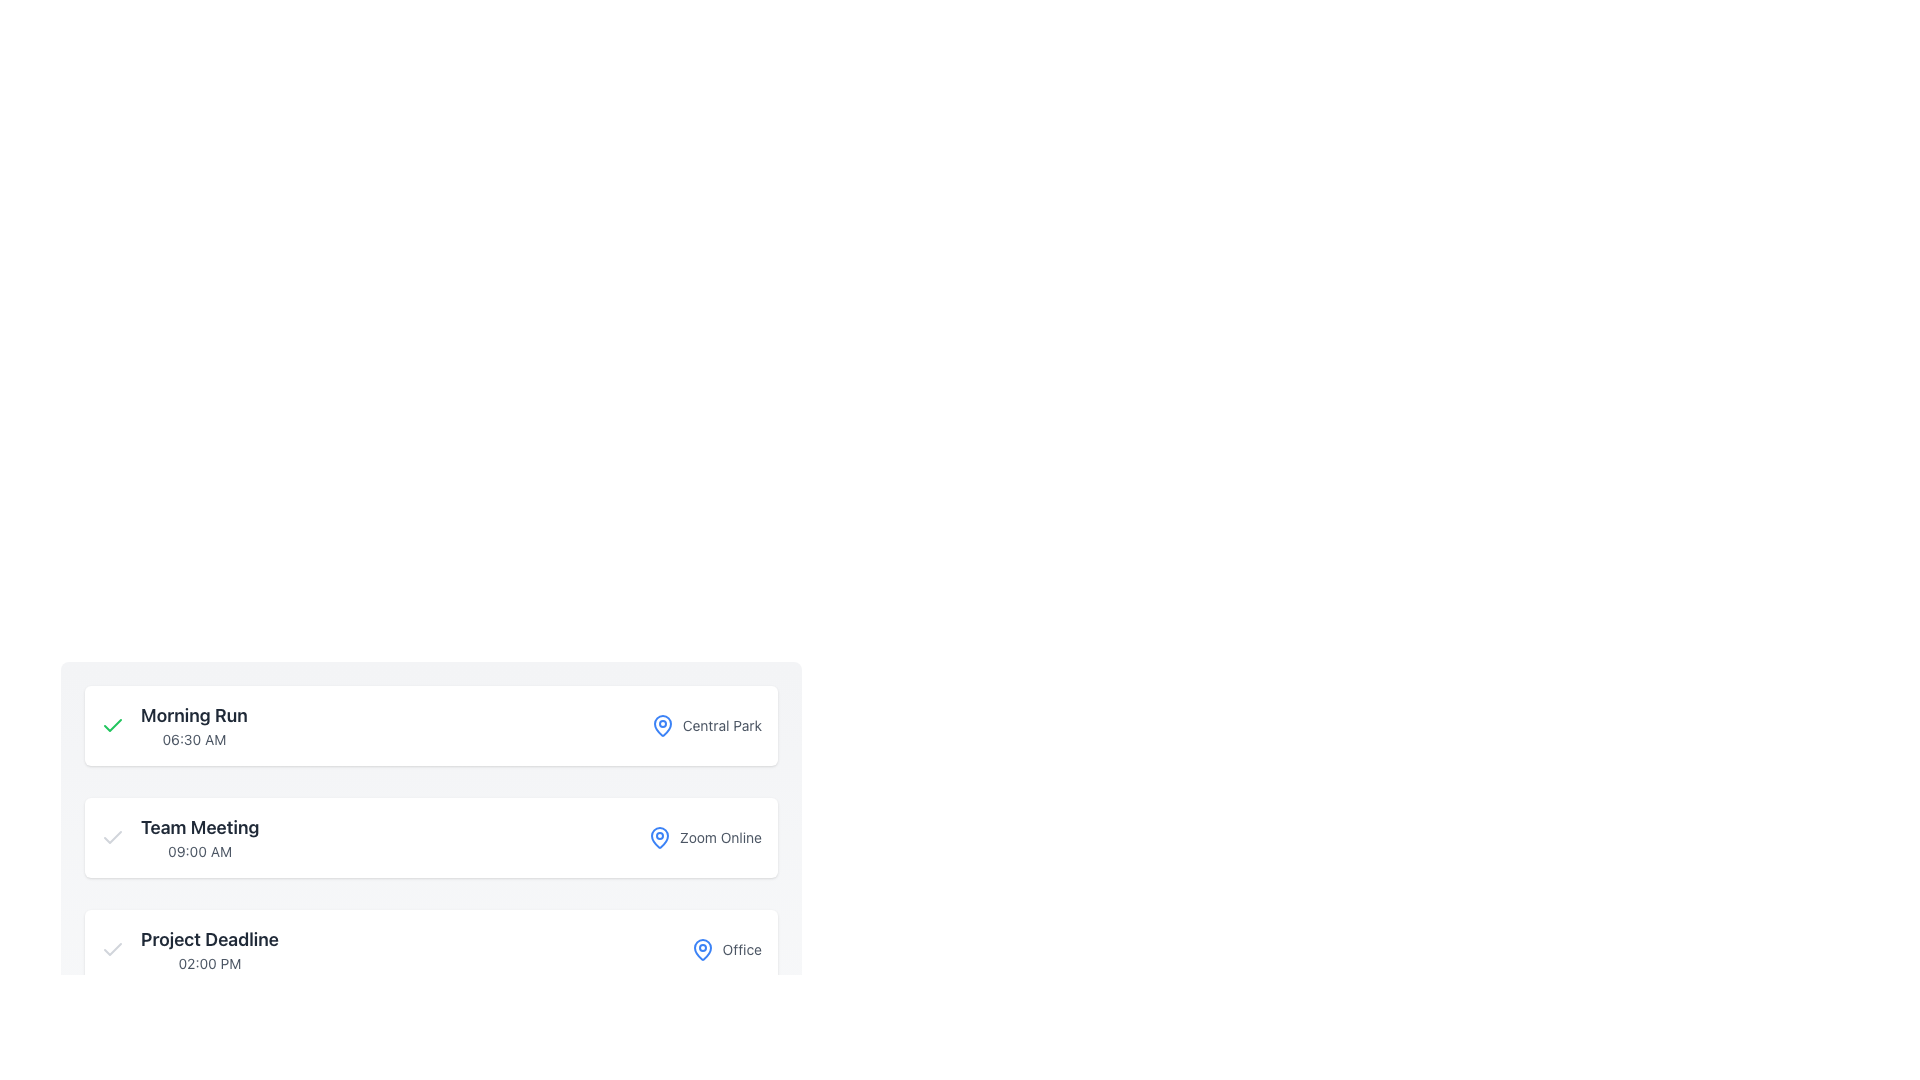 This screenshot has height=1080, width=1920. I want to click on the text label that provides location details, positioned to the right of the map pin icon and under 'Project Deadline', so click(741, 948).